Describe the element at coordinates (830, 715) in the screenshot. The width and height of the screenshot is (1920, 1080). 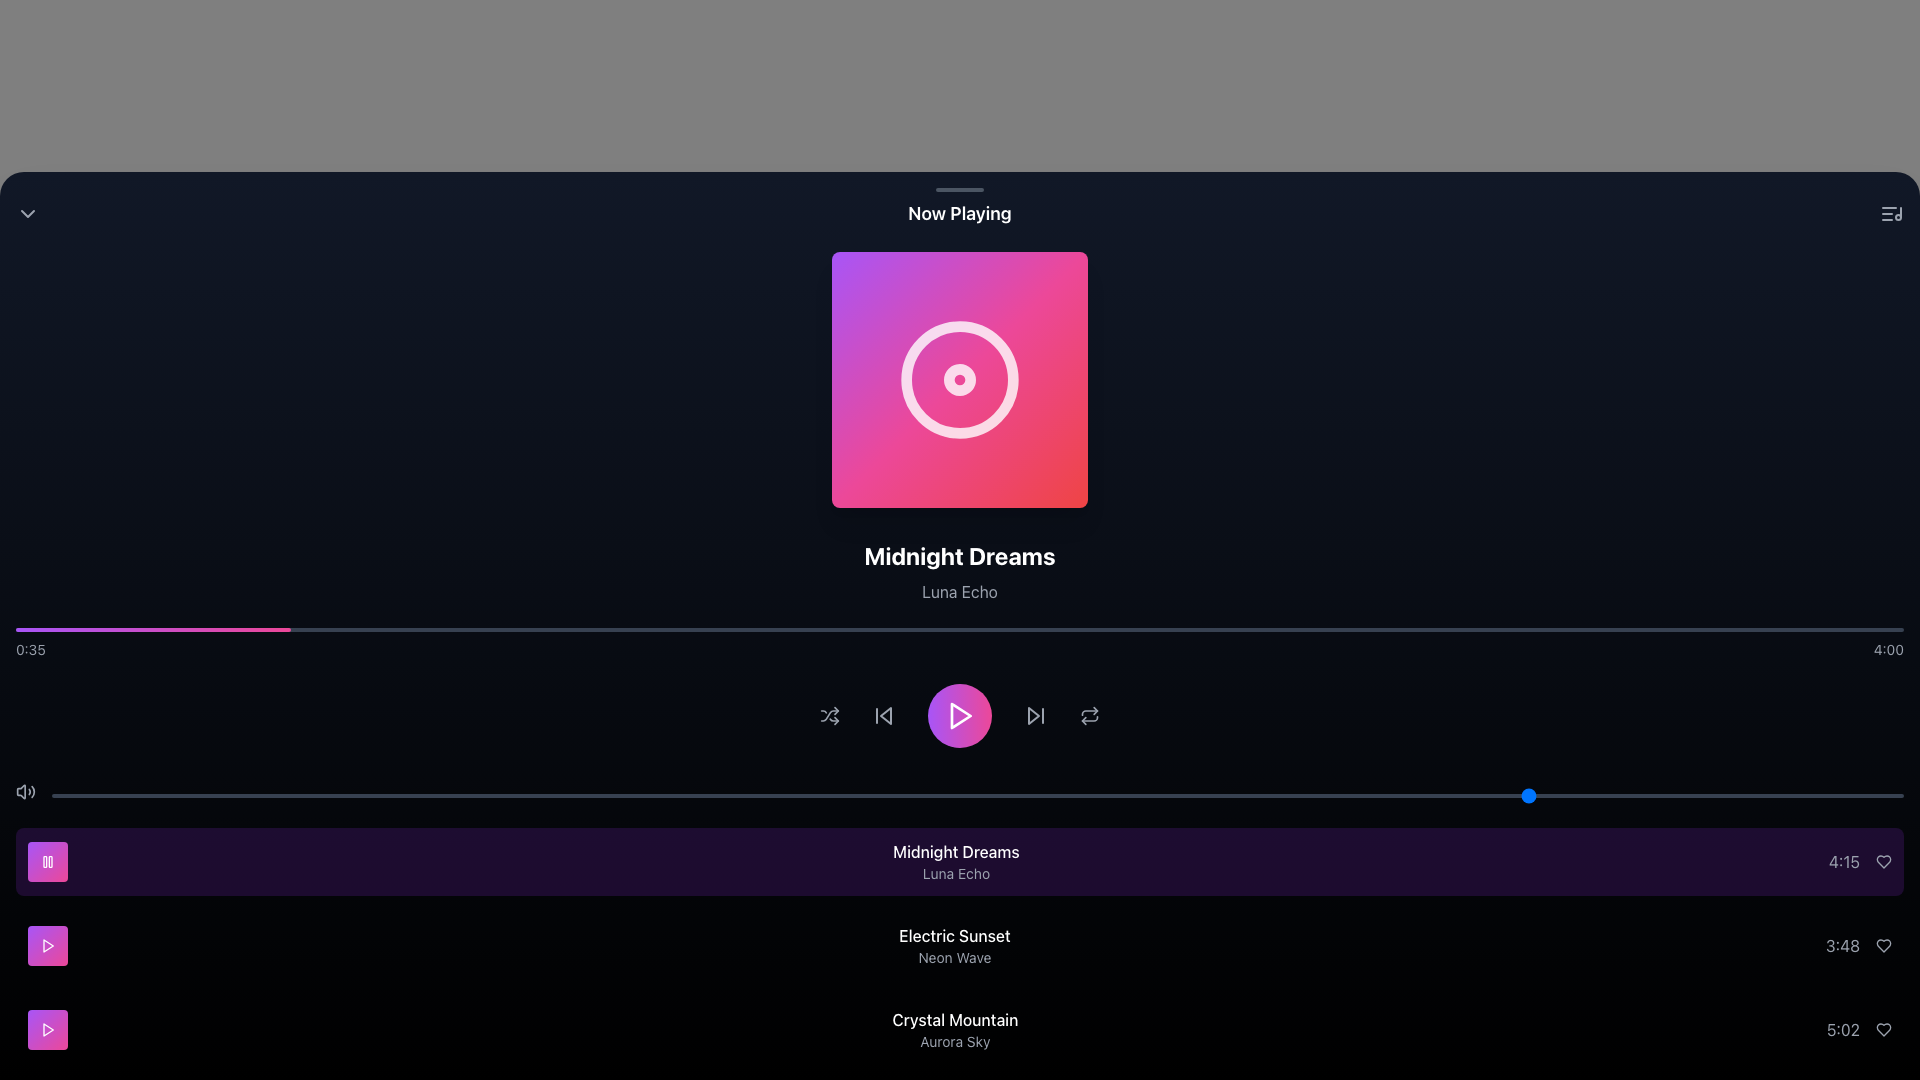
I see `the first icon in the row of controls below the album artwork and track title section` at that location.